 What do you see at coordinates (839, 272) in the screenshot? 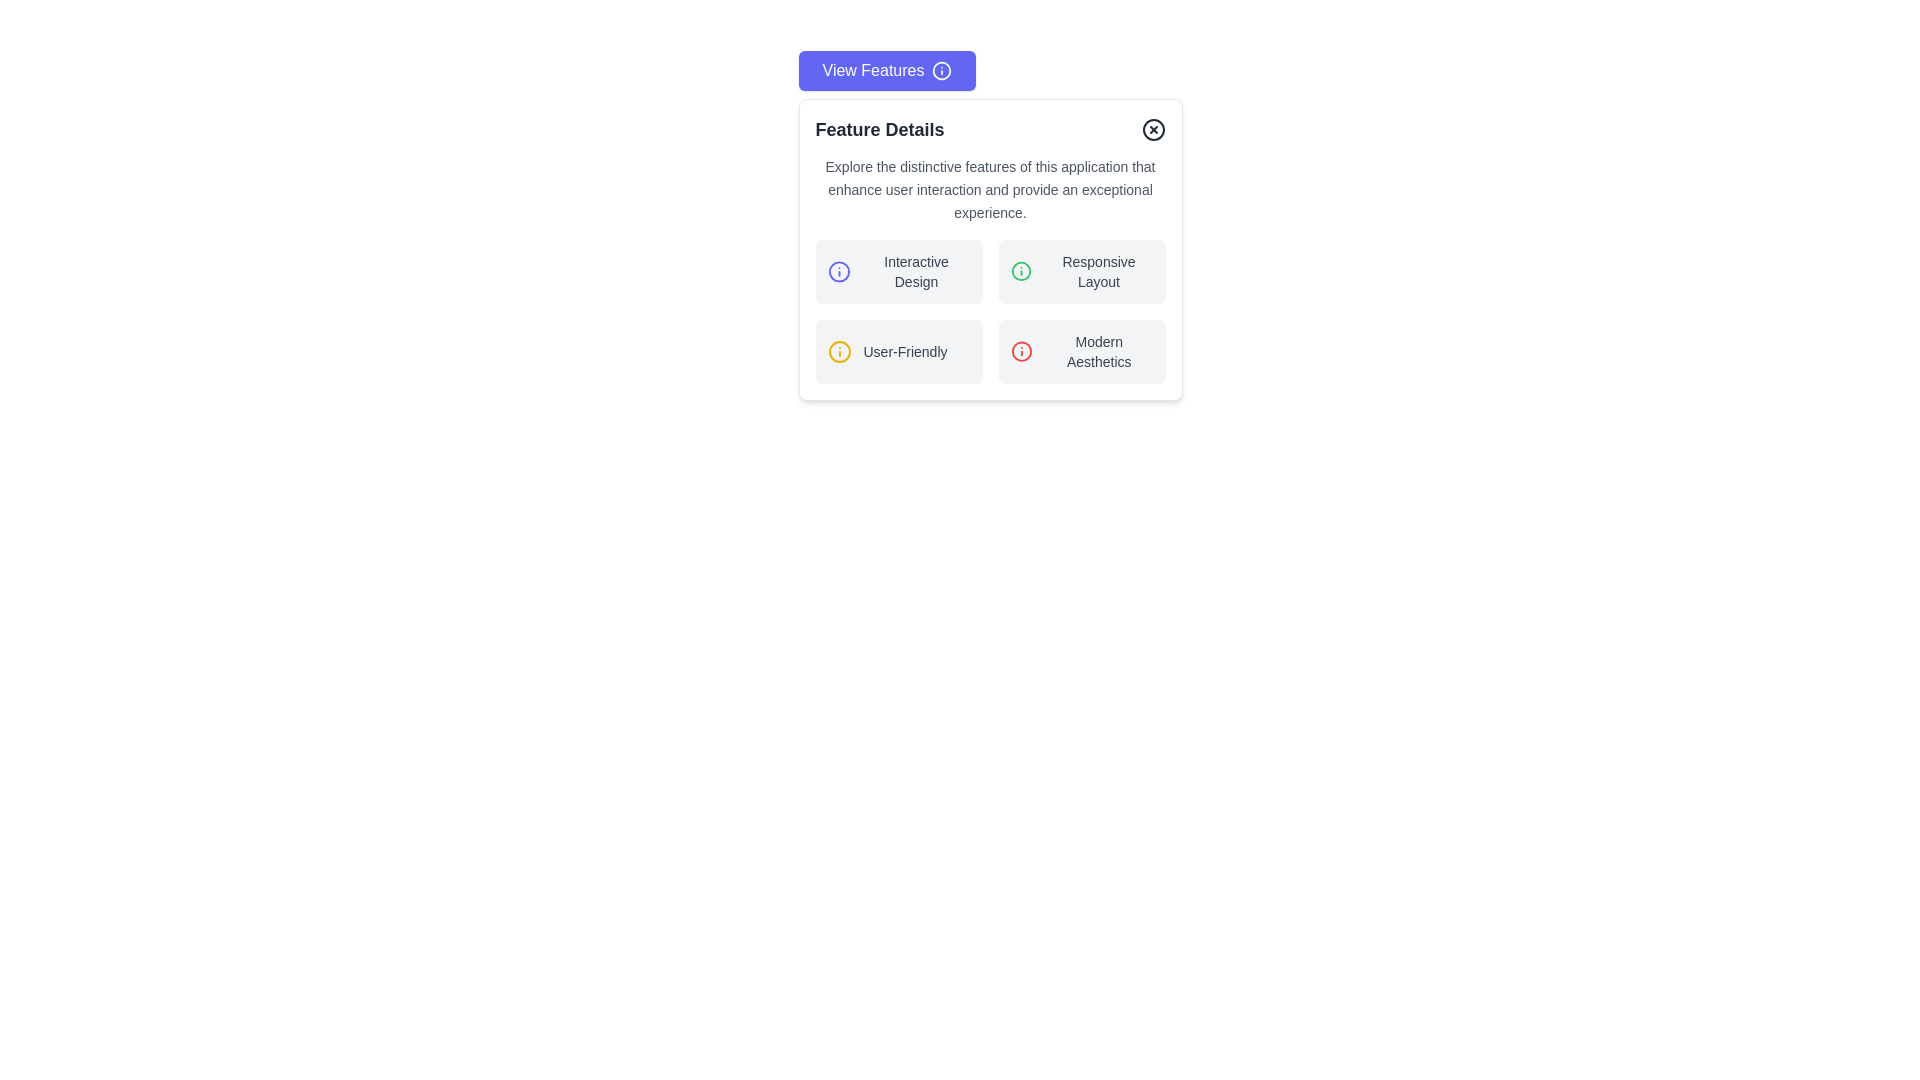
I see `the icon associated with the 'Interactive Design' label, which is the leftmost component in the 'Feature Details' section` at bounding box center [839, 272].